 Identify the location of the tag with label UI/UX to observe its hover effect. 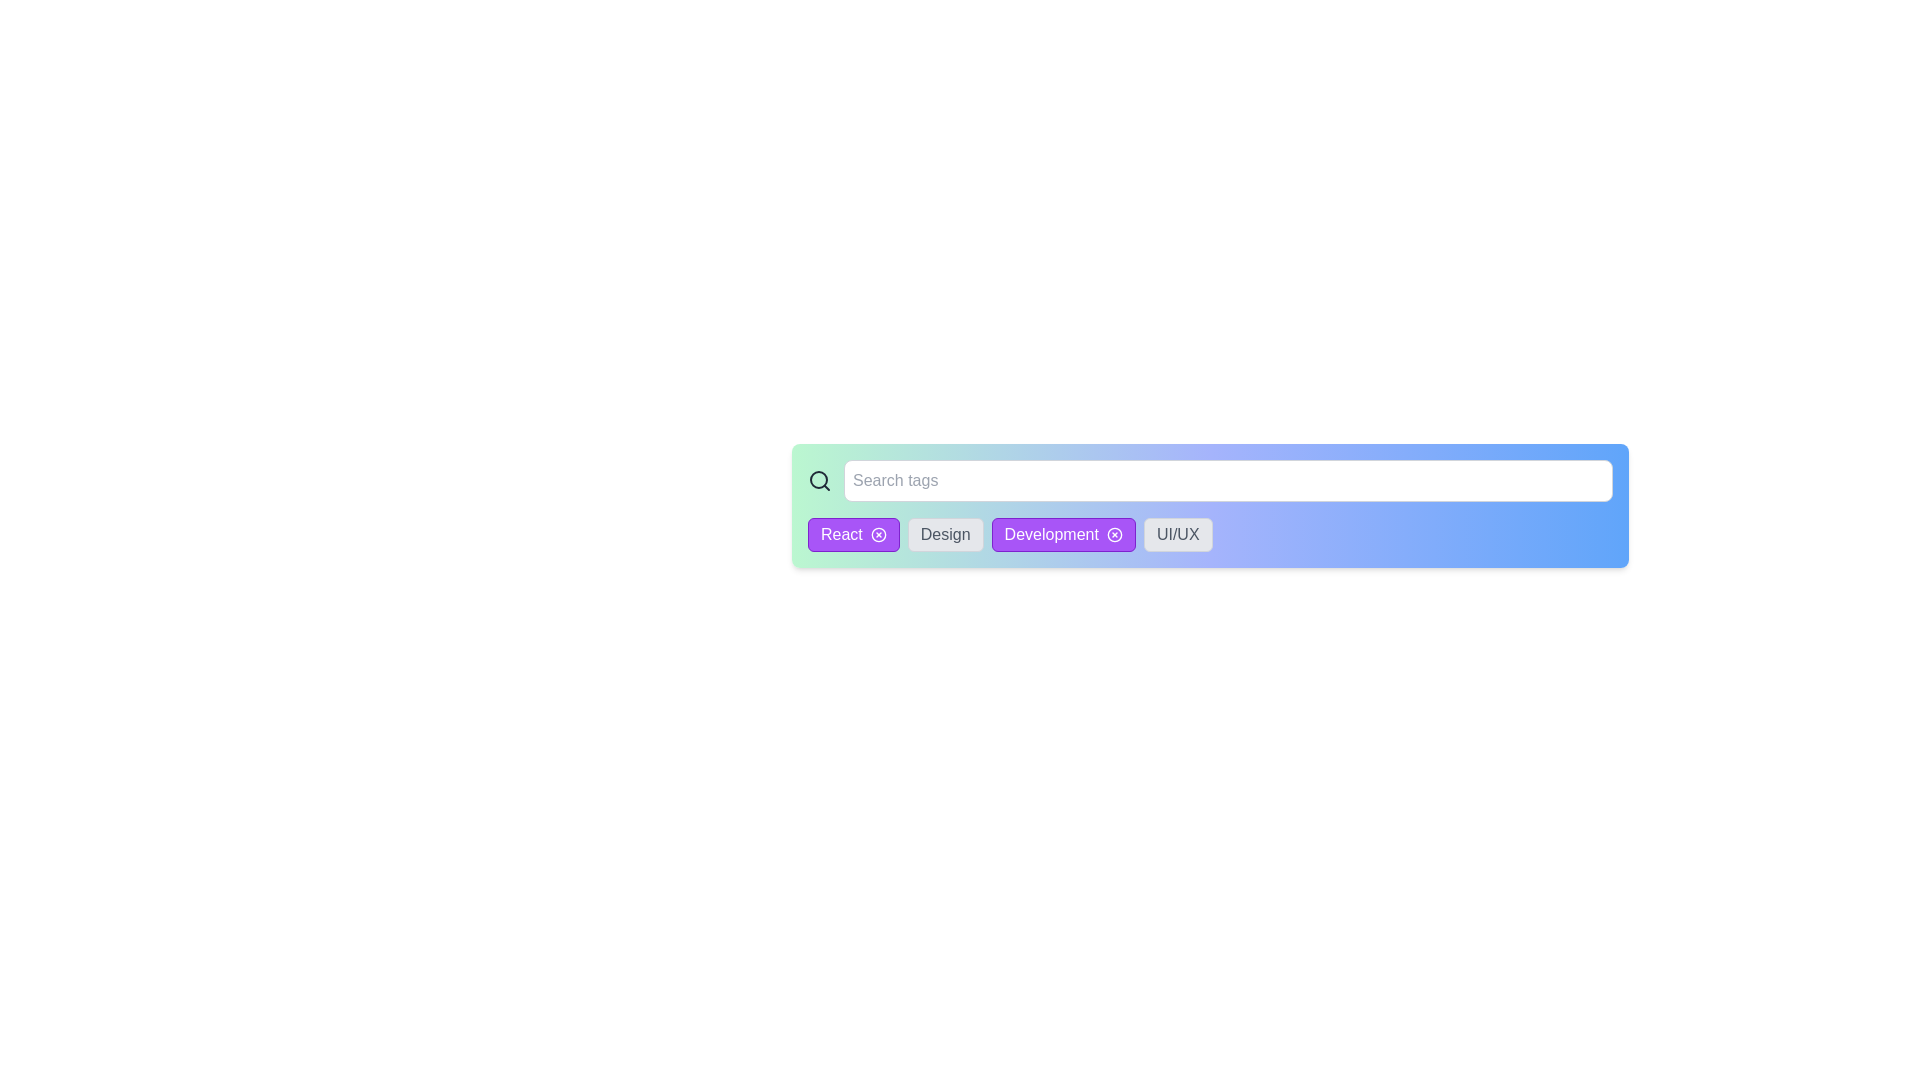
(1178, 534).